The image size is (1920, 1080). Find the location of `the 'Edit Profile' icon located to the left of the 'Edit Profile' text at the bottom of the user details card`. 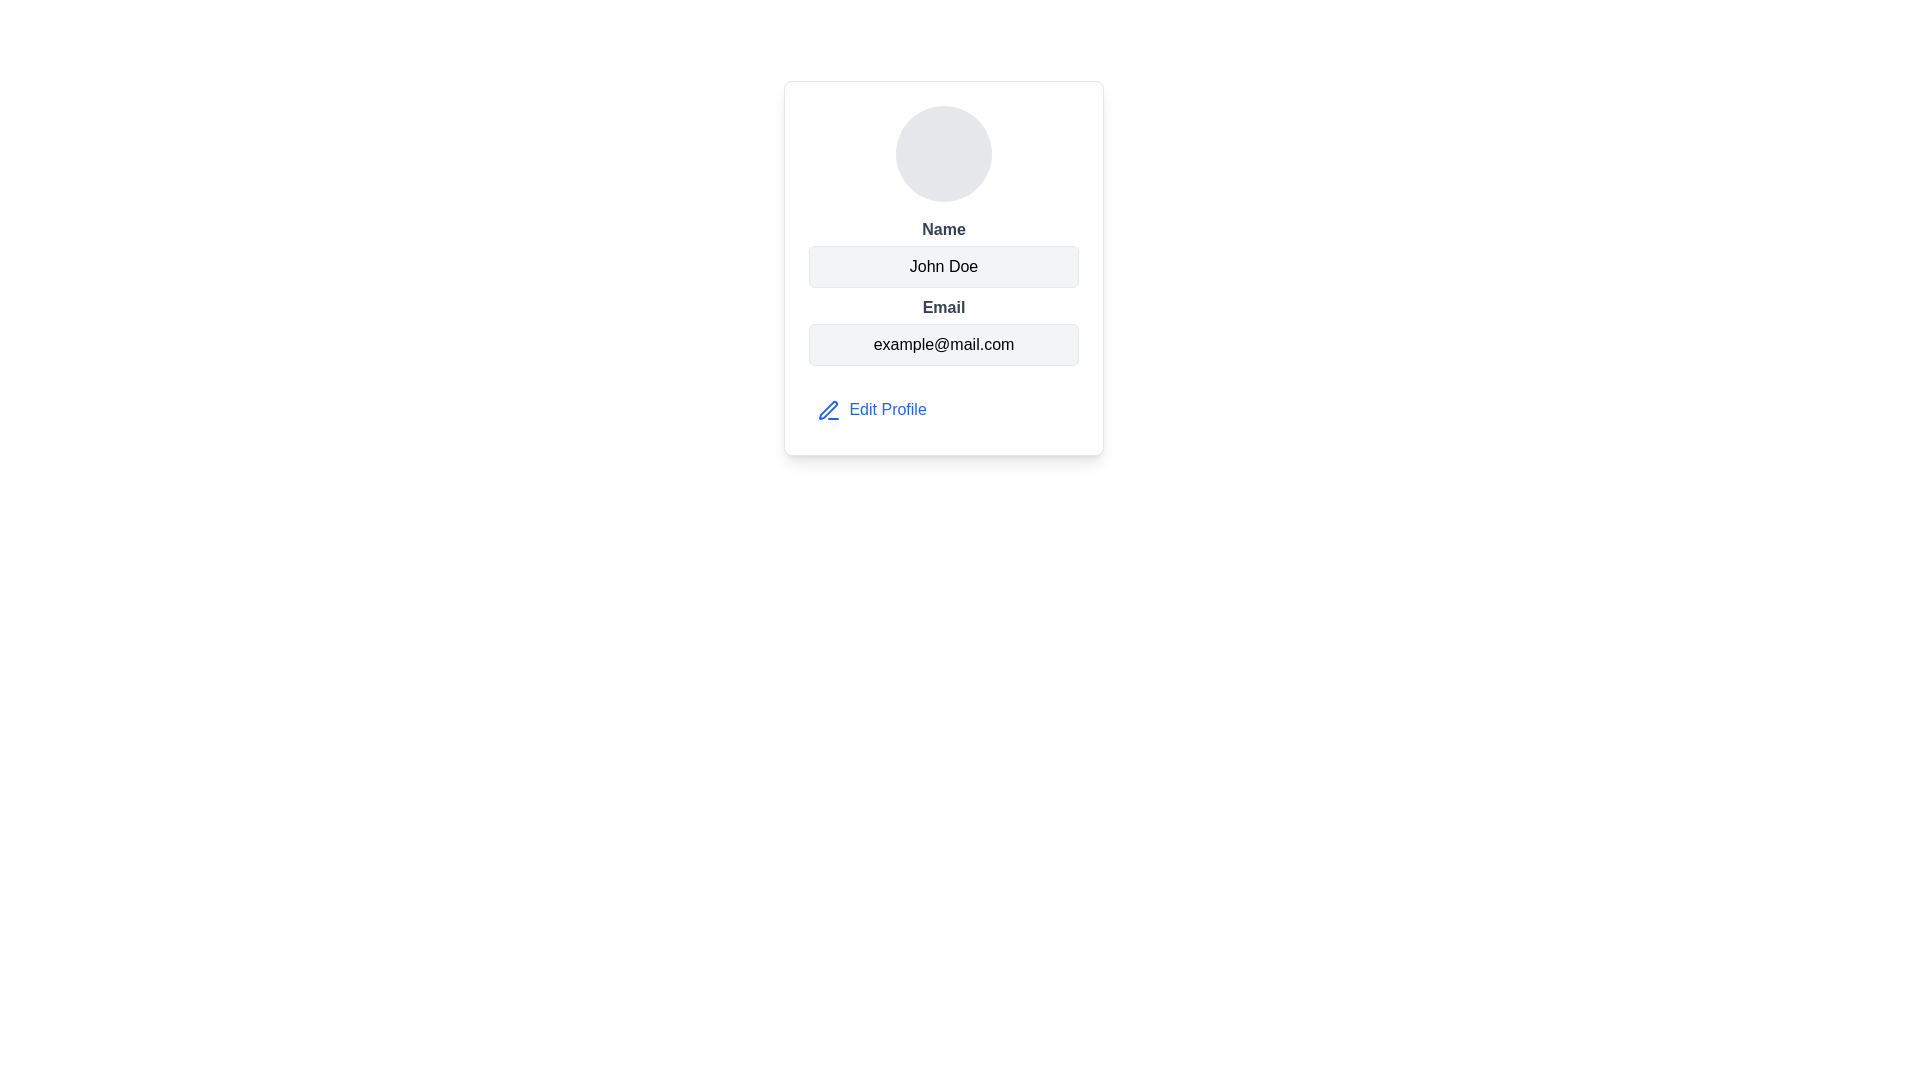

the 'Edit Profile' icon located to the left of the 'Edit Profile' text at the bottom of the user details card is located at coordinates (829, 408).